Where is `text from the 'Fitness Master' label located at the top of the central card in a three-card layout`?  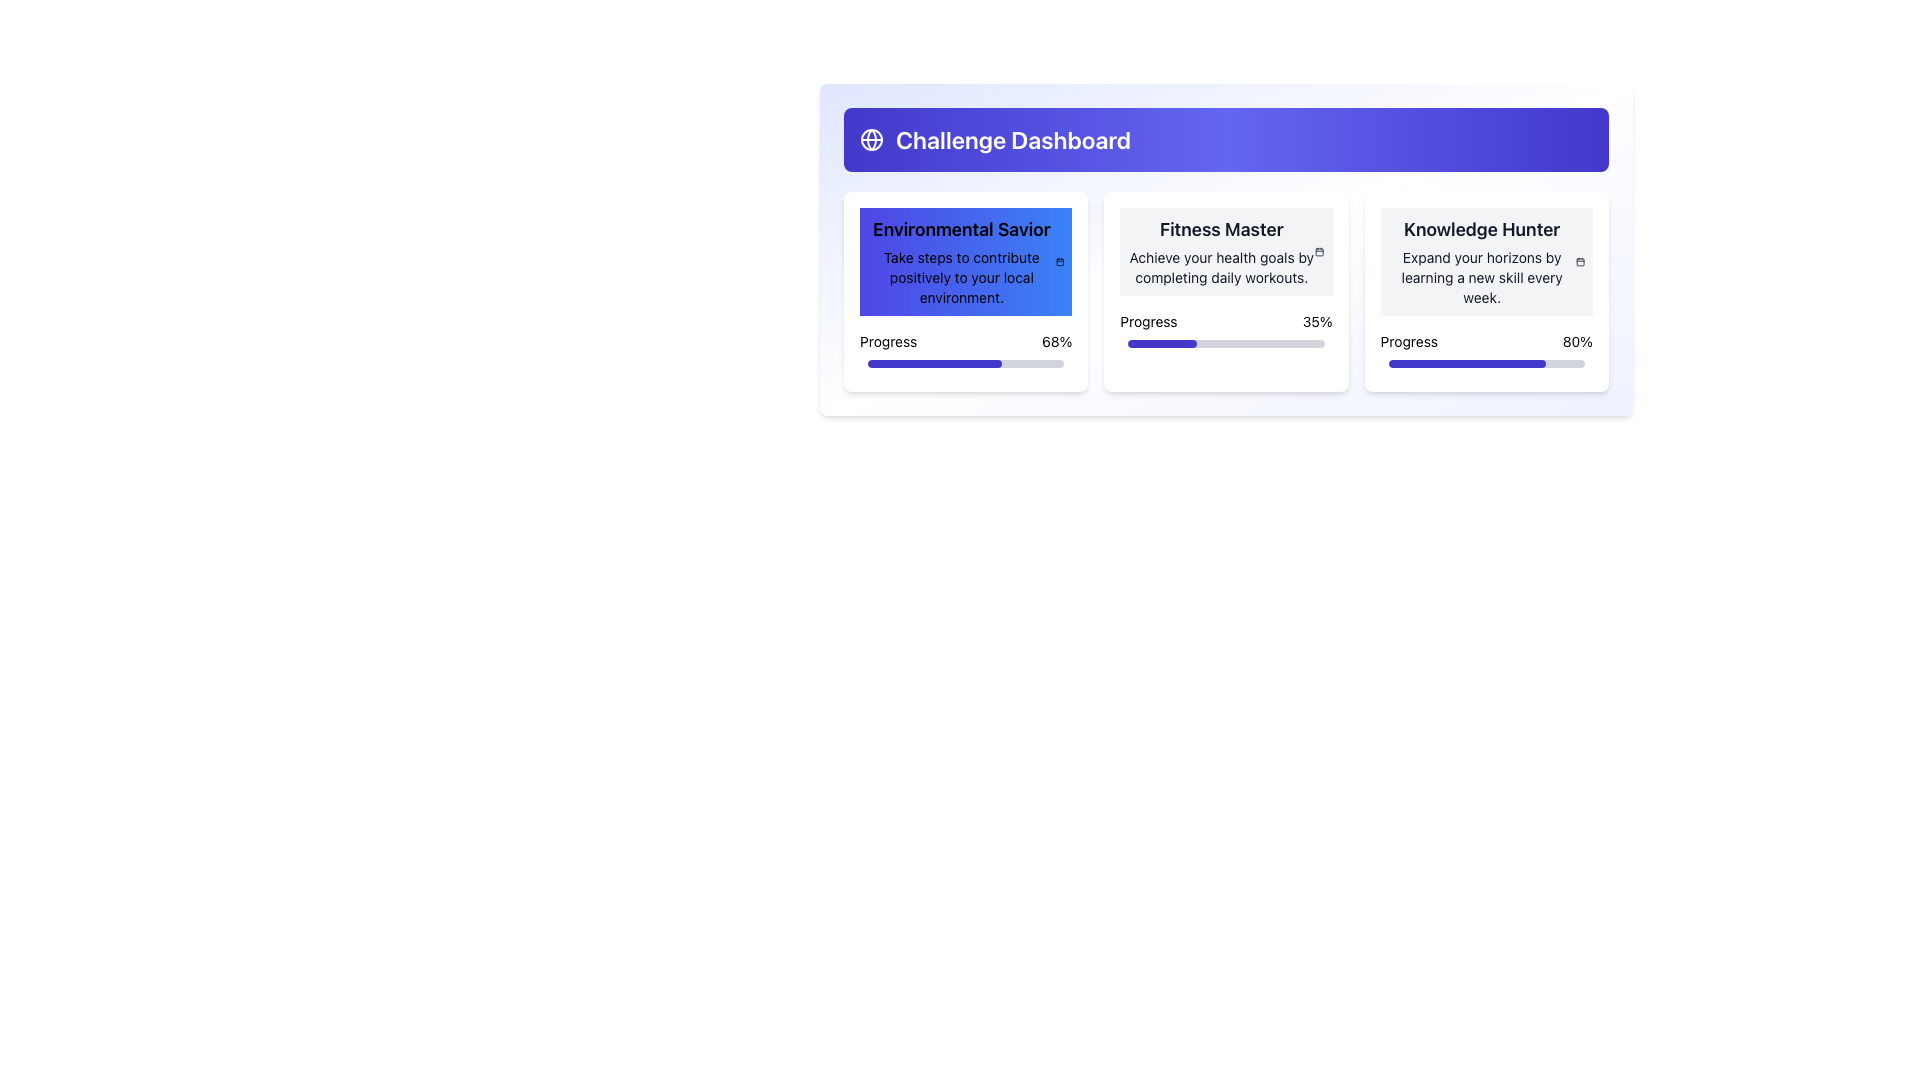 text from the 'Fitness Master' label located at the top of the central card in a three-card layout is located at coordinates (1220, 230).